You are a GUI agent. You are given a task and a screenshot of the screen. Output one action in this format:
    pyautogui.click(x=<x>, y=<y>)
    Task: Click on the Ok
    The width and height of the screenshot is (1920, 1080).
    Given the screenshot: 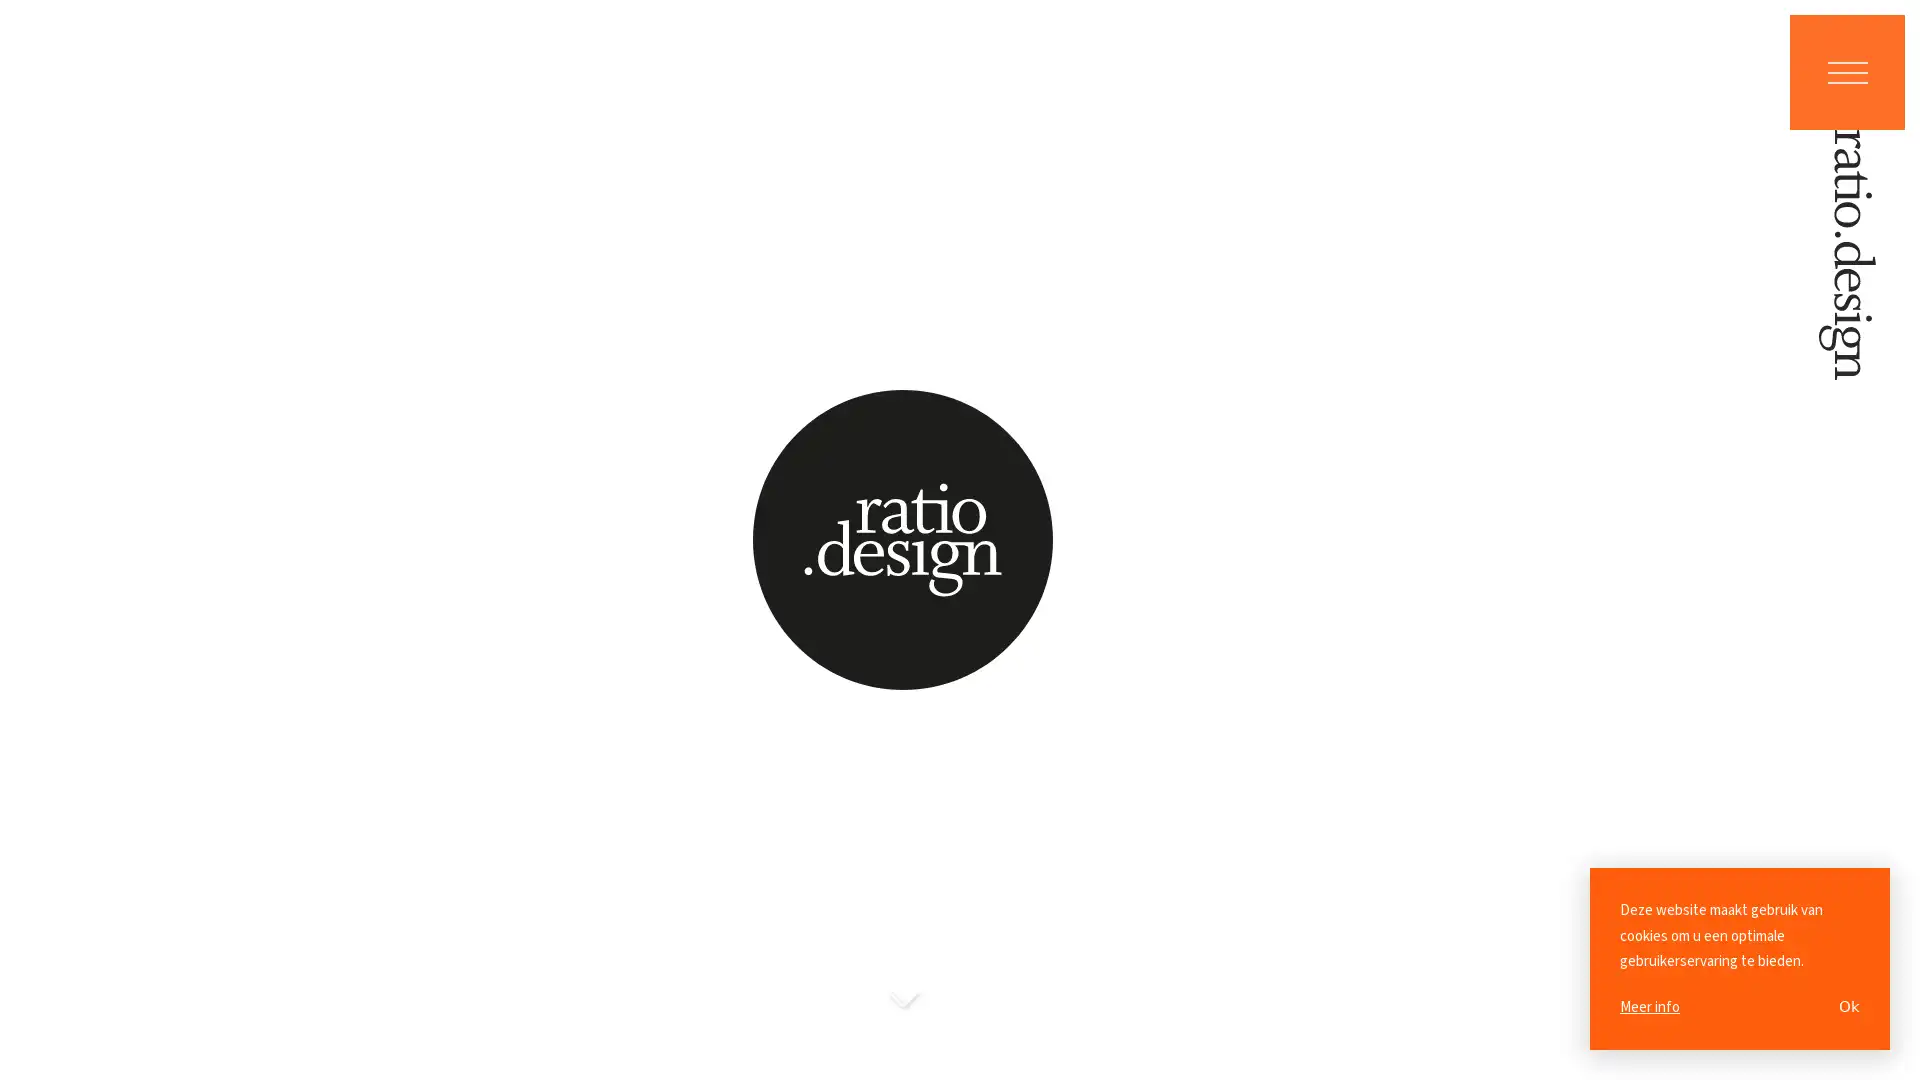 What is the action you would take?
    pyautogui.click(x=1848, y=1006)
    